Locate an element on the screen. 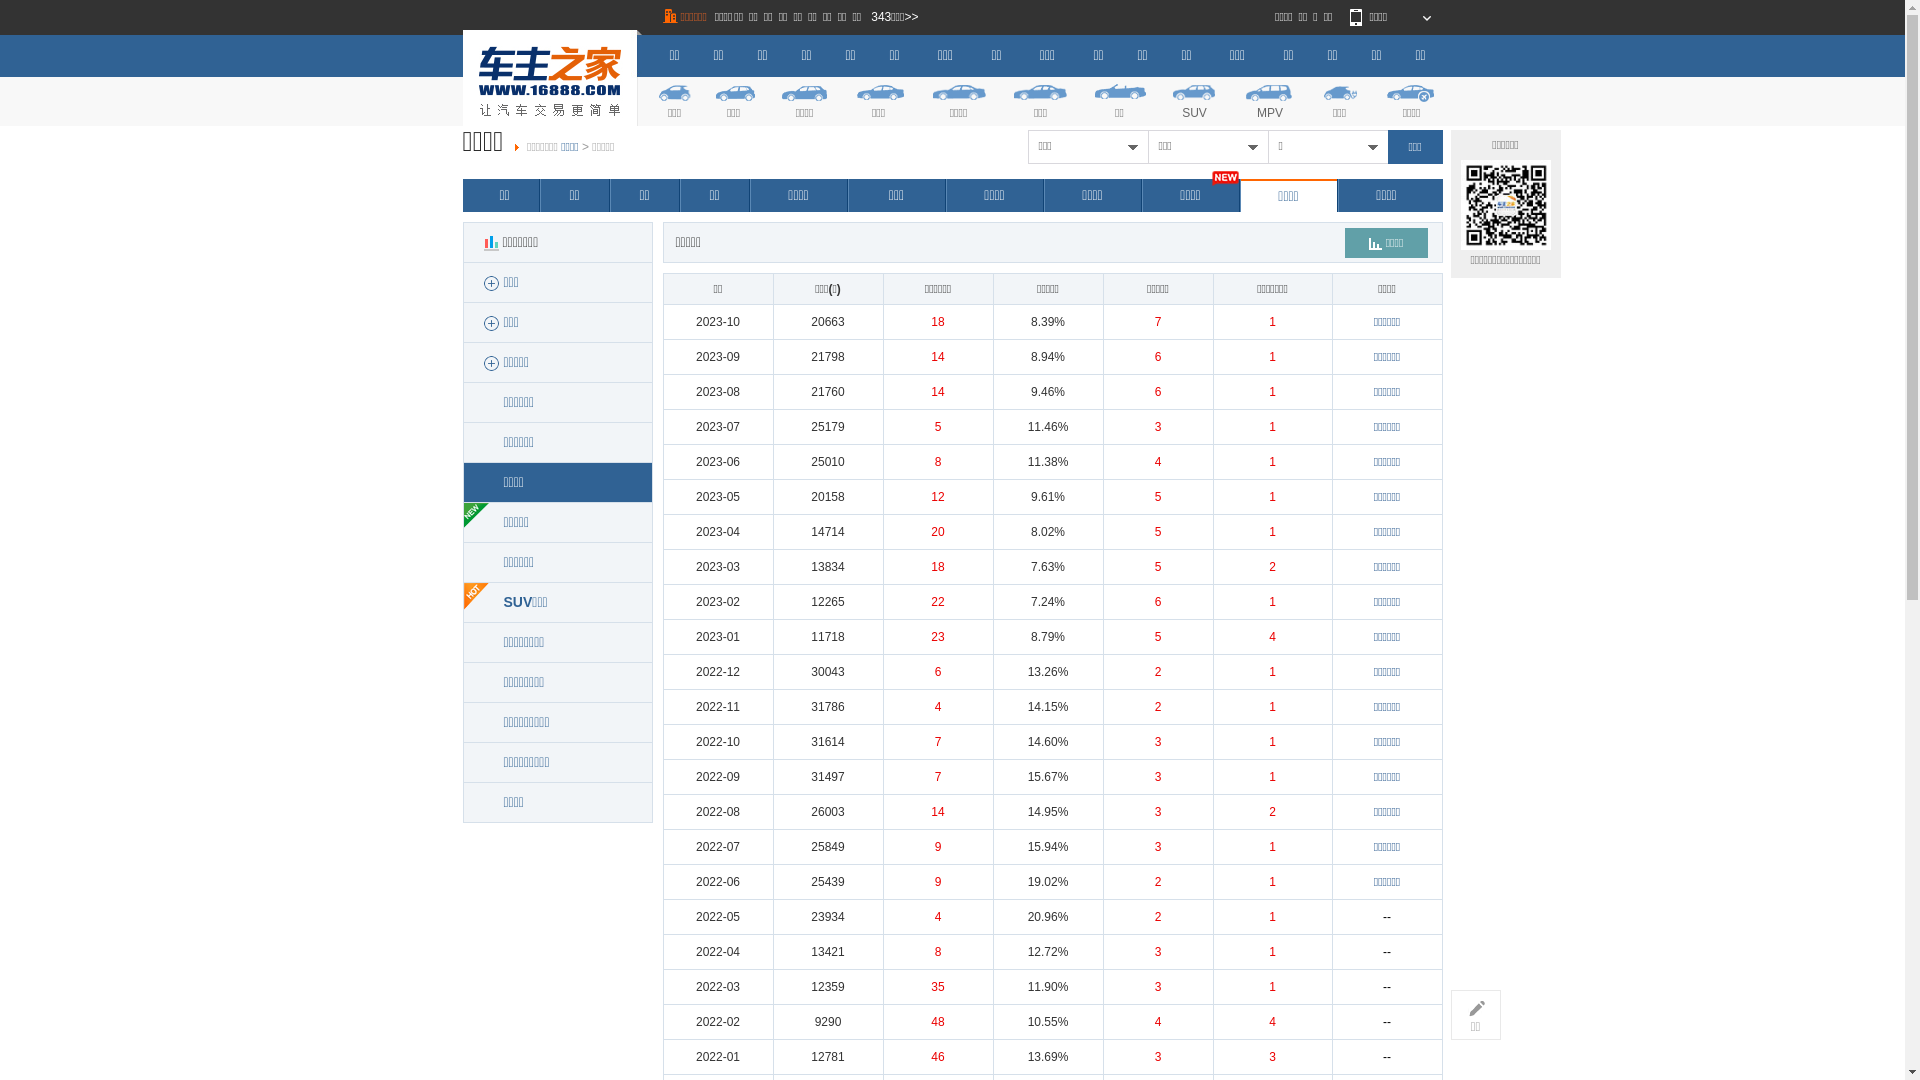 This screenshot has width=1920, height=1080. '9' is located at coordinates (937, 881).